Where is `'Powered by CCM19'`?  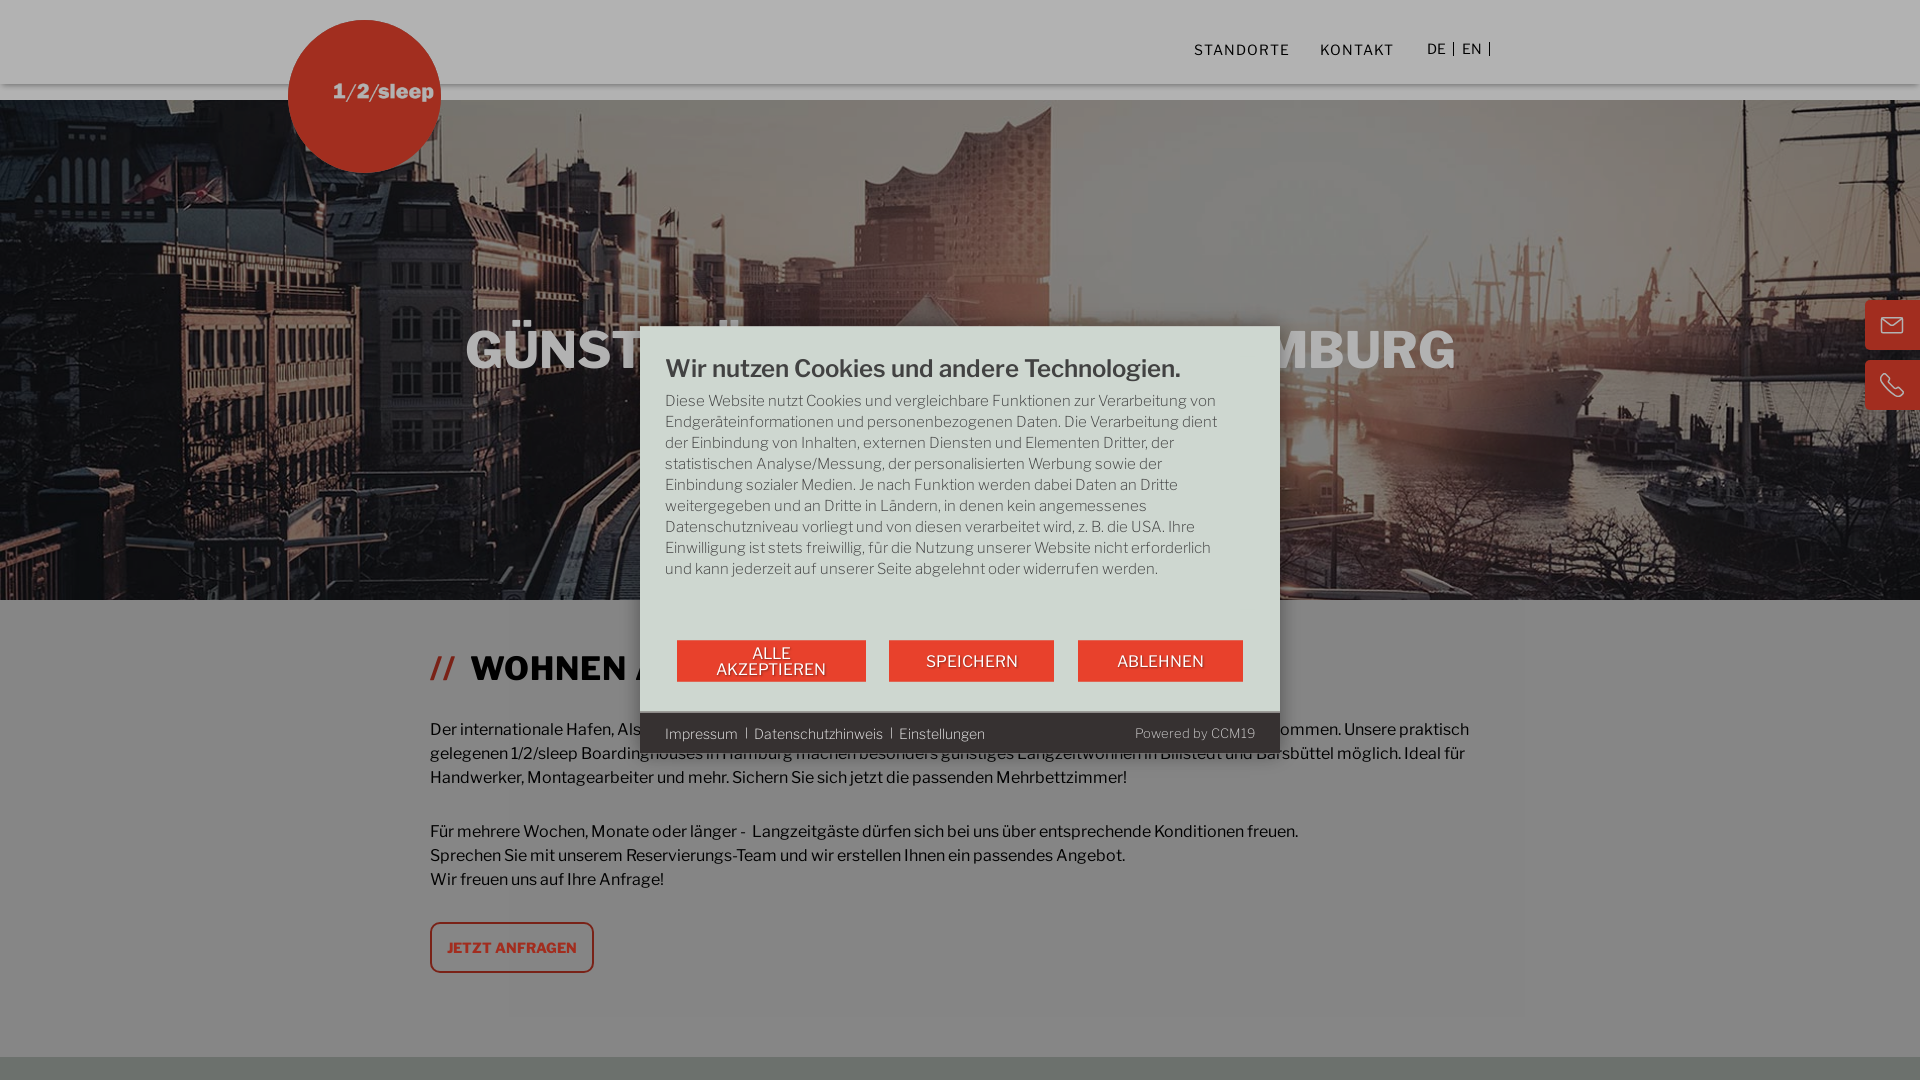 'Powered by CCM19' is located at coordinates (1195, 732).